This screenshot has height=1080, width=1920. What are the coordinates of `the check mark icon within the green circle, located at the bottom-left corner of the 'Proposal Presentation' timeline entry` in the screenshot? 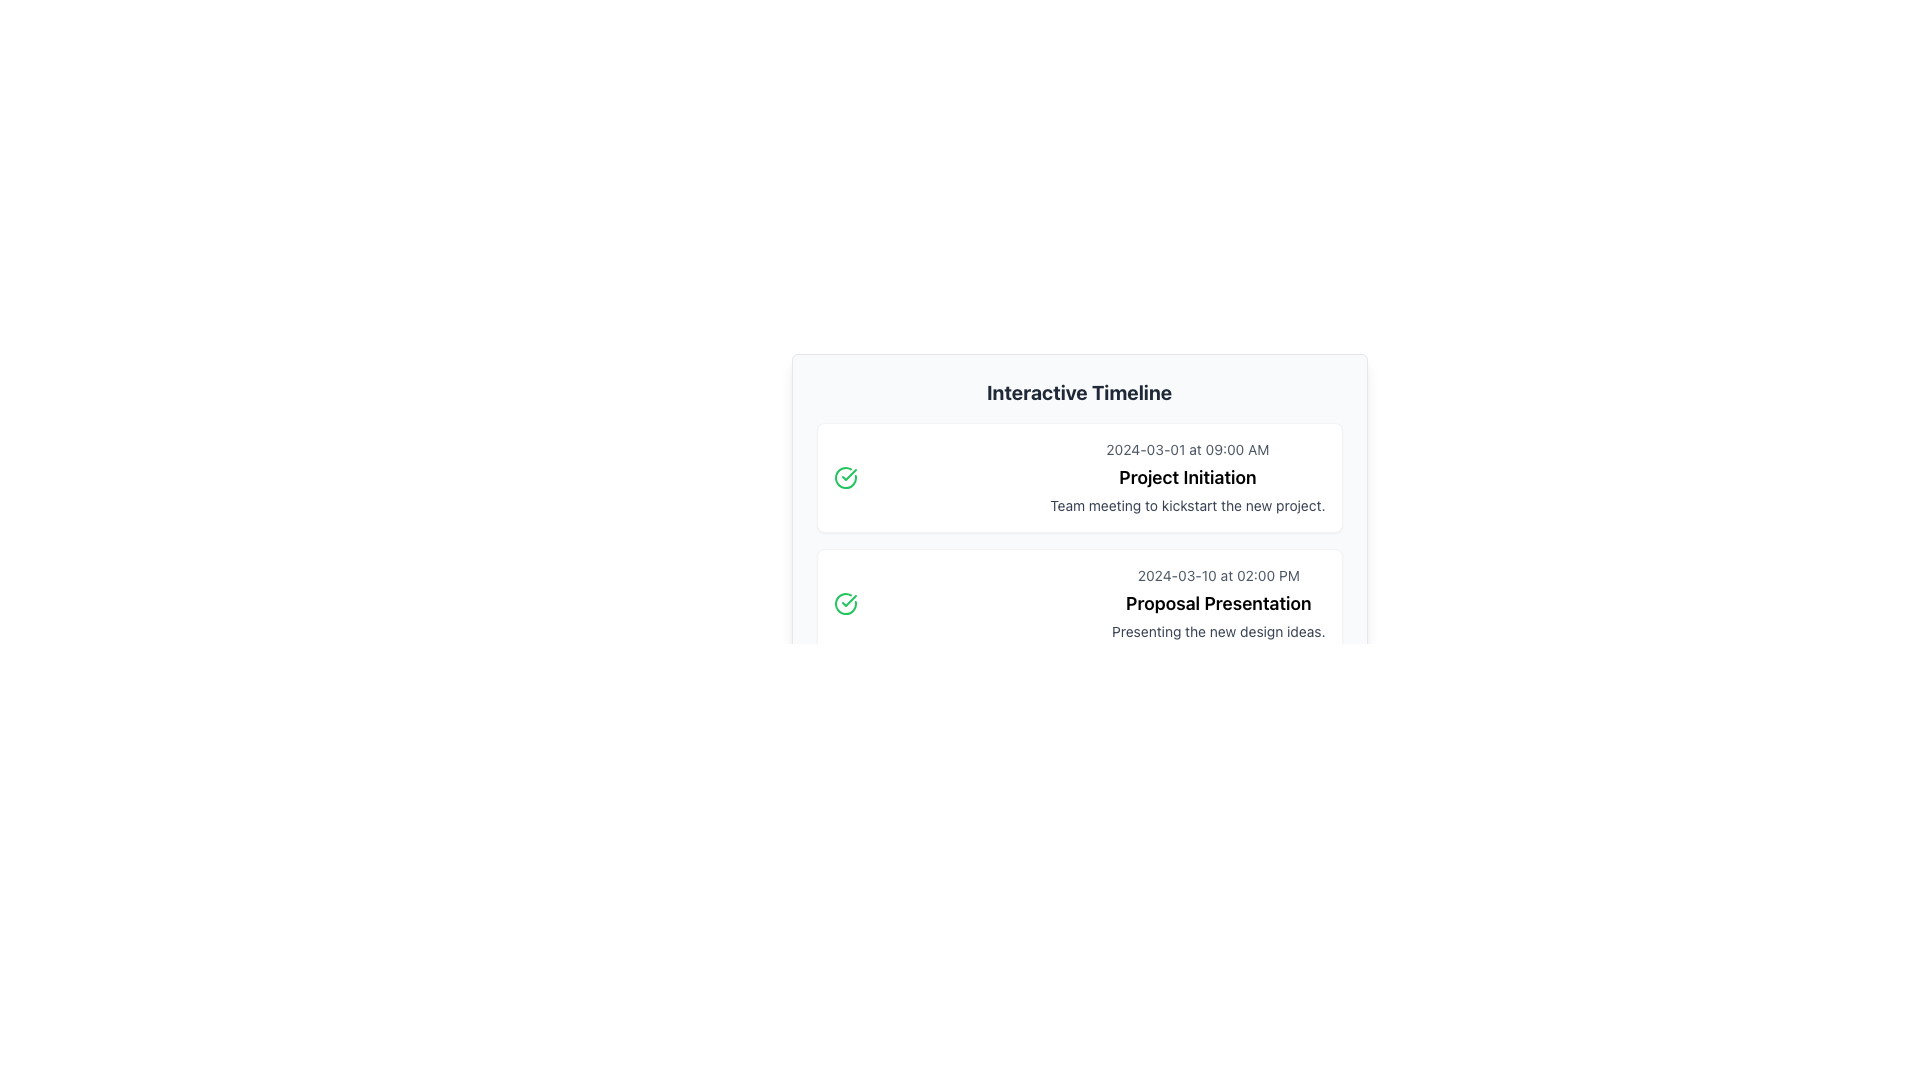 It's located at (849, 474).